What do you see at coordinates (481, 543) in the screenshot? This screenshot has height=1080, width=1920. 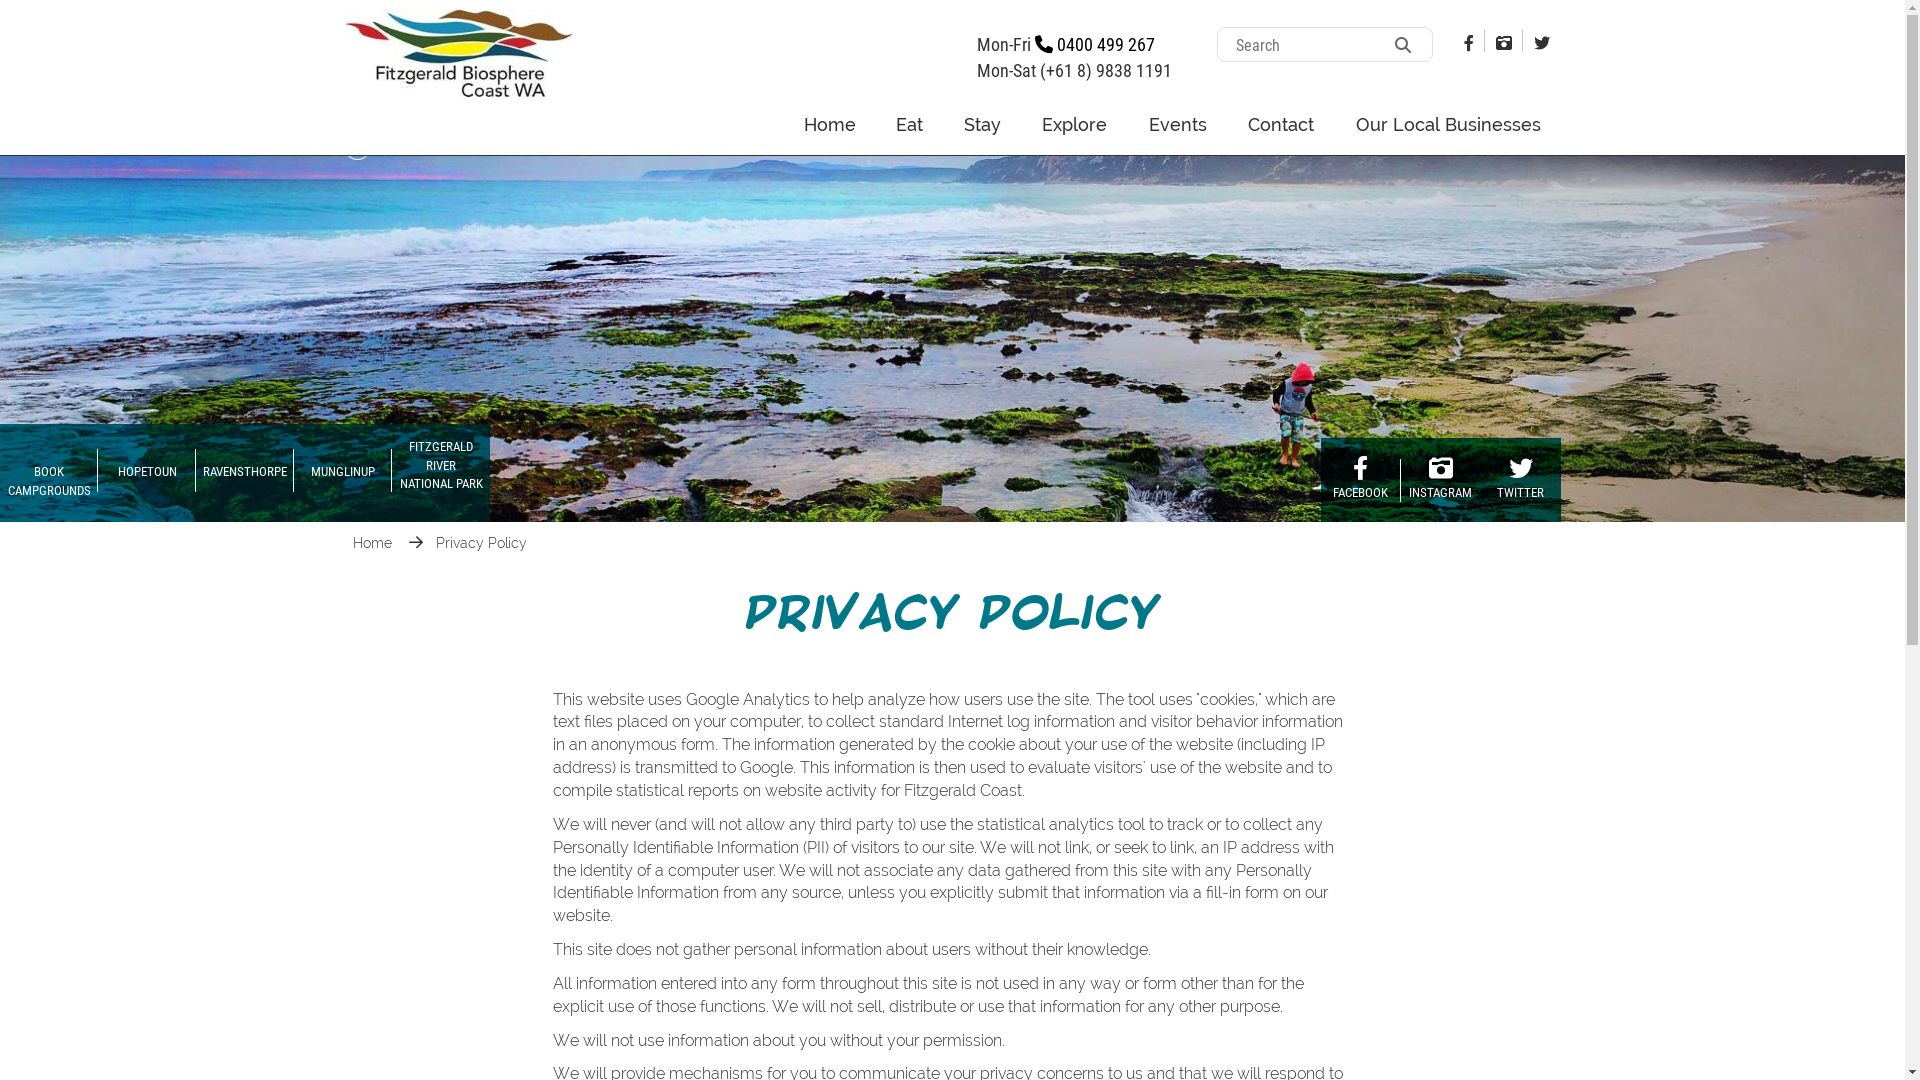 I see `'Privacy Policy'` at bounding box center [481, 543].